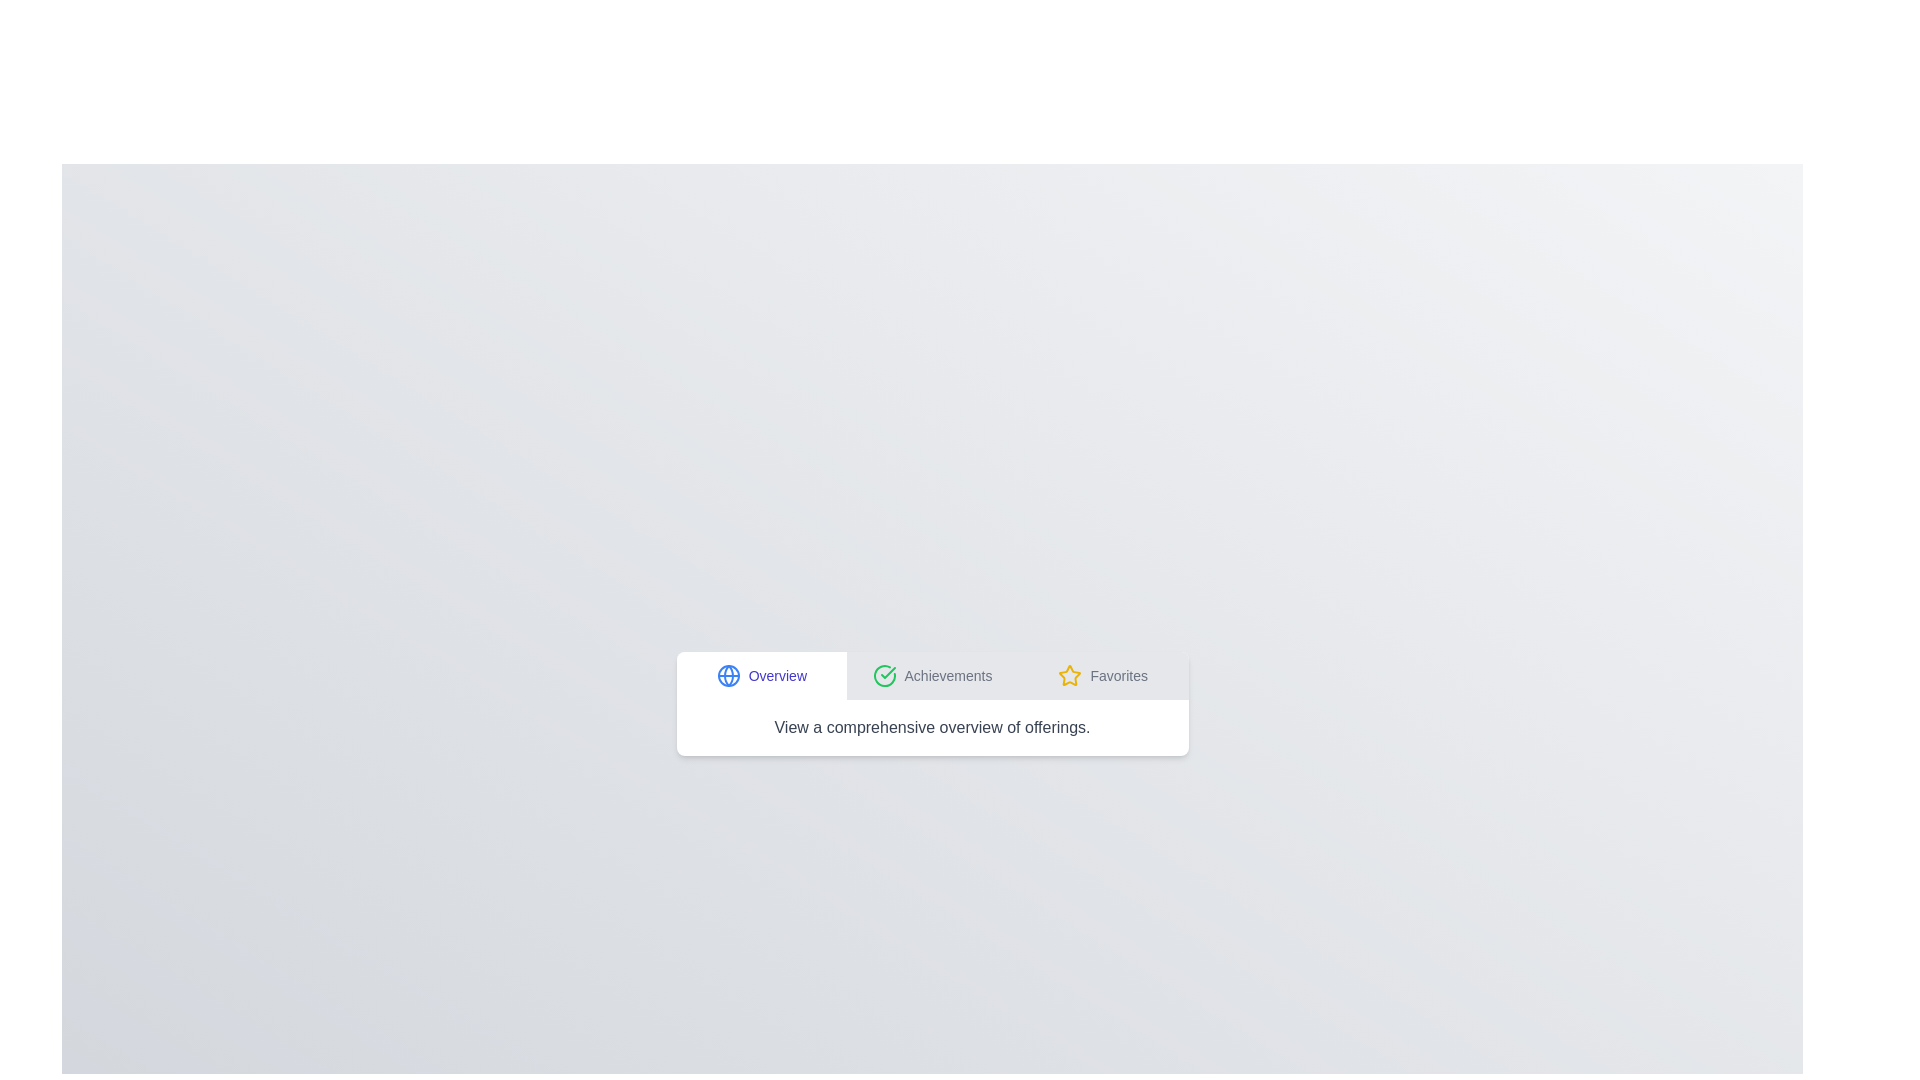  What do you see at coordinates (931, 675) in the screenshot?
I see `the tab labeled Achievements` at bounding box center [931, 675].